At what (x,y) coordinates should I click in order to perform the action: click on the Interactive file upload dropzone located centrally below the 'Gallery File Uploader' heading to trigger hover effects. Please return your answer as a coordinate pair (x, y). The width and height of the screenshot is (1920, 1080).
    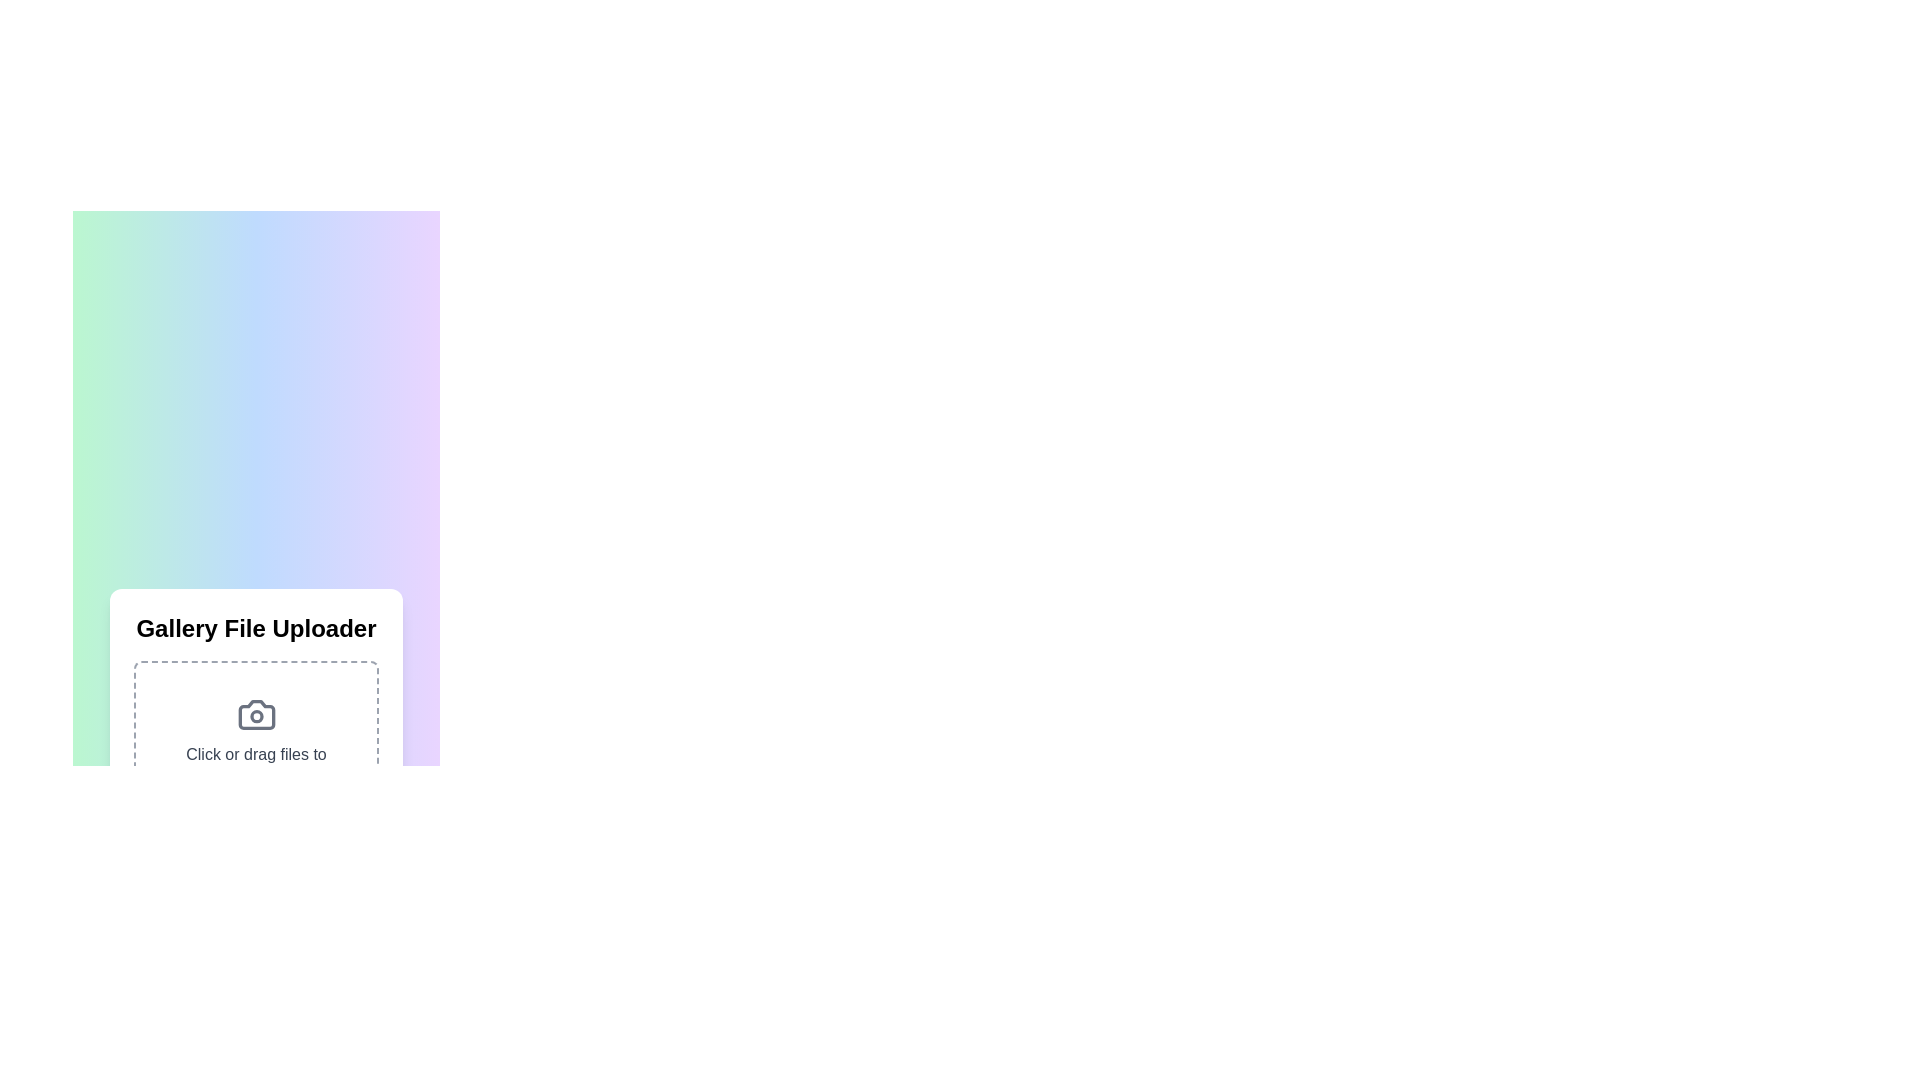
    Looking at the image, I should click on (255, 743).